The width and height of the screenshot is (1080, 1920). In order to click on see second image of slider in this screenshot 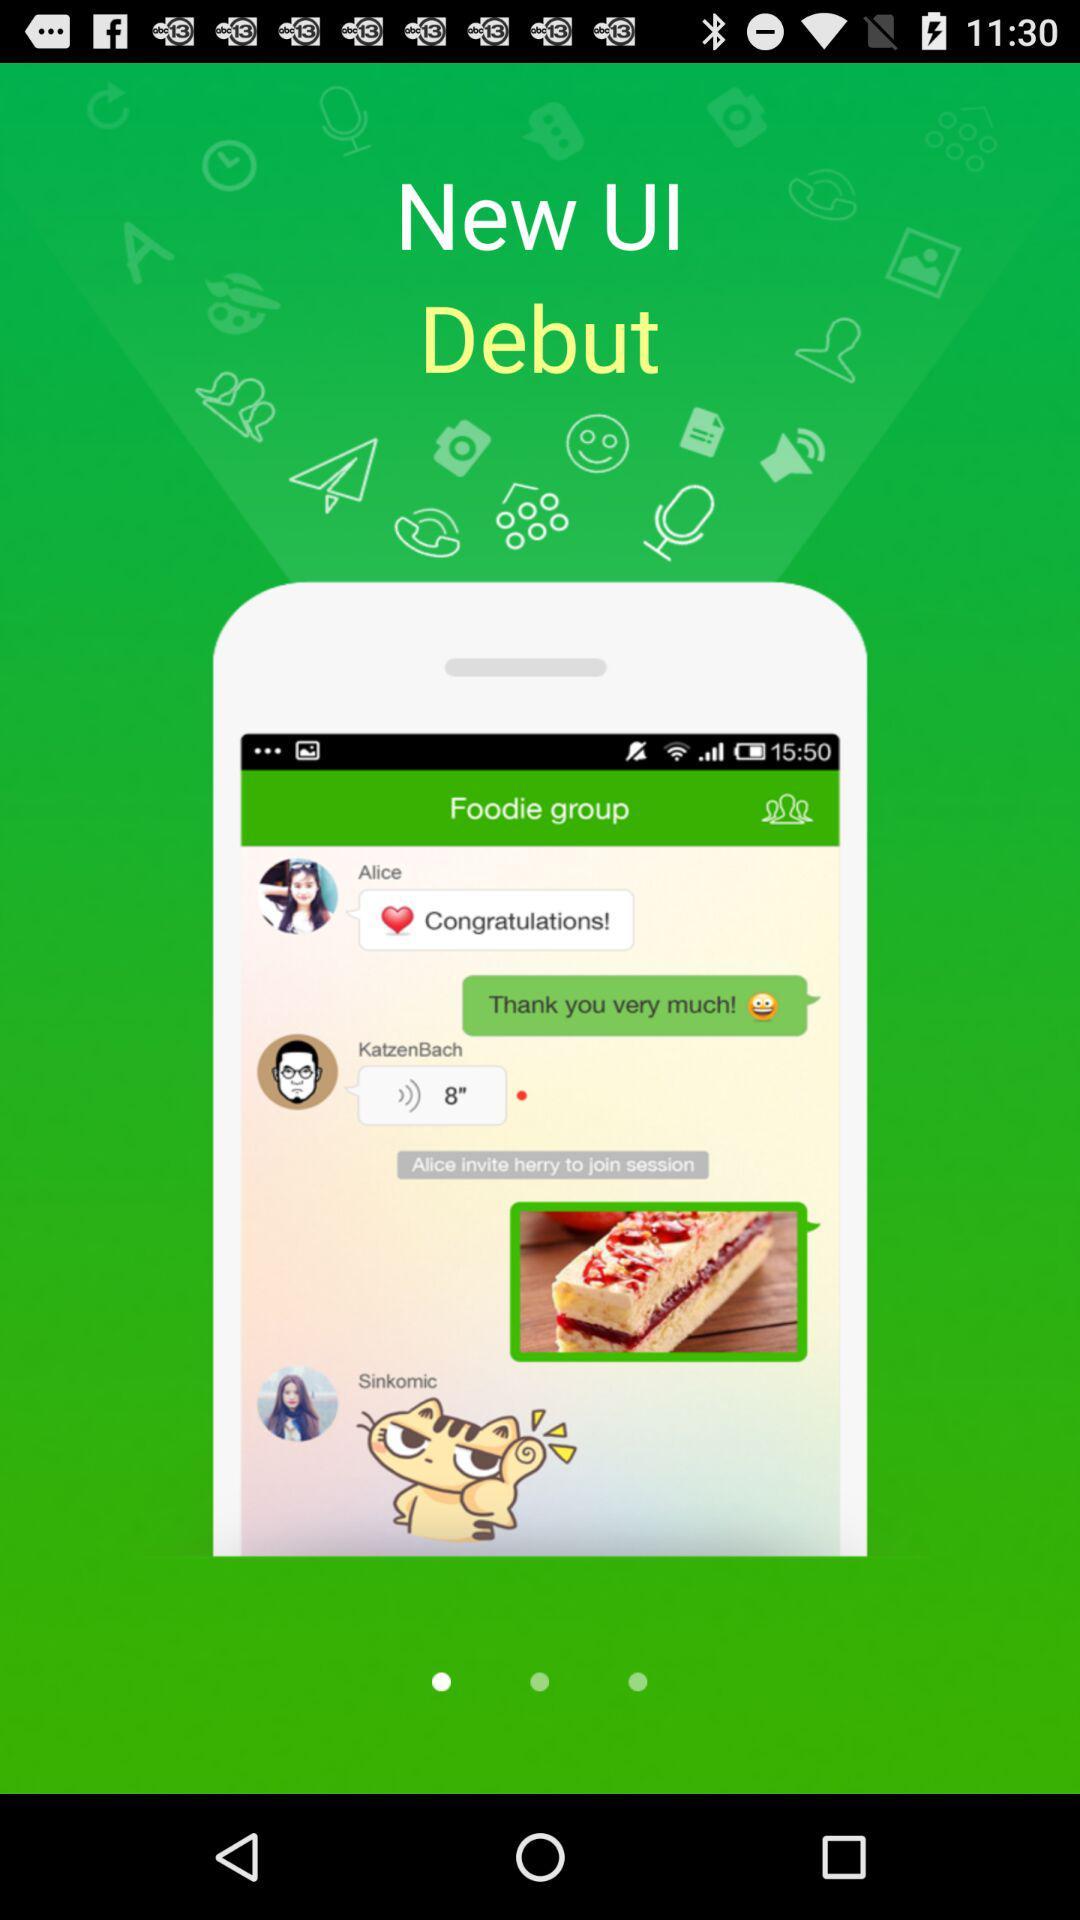, I will do `click(538, 1680)`.